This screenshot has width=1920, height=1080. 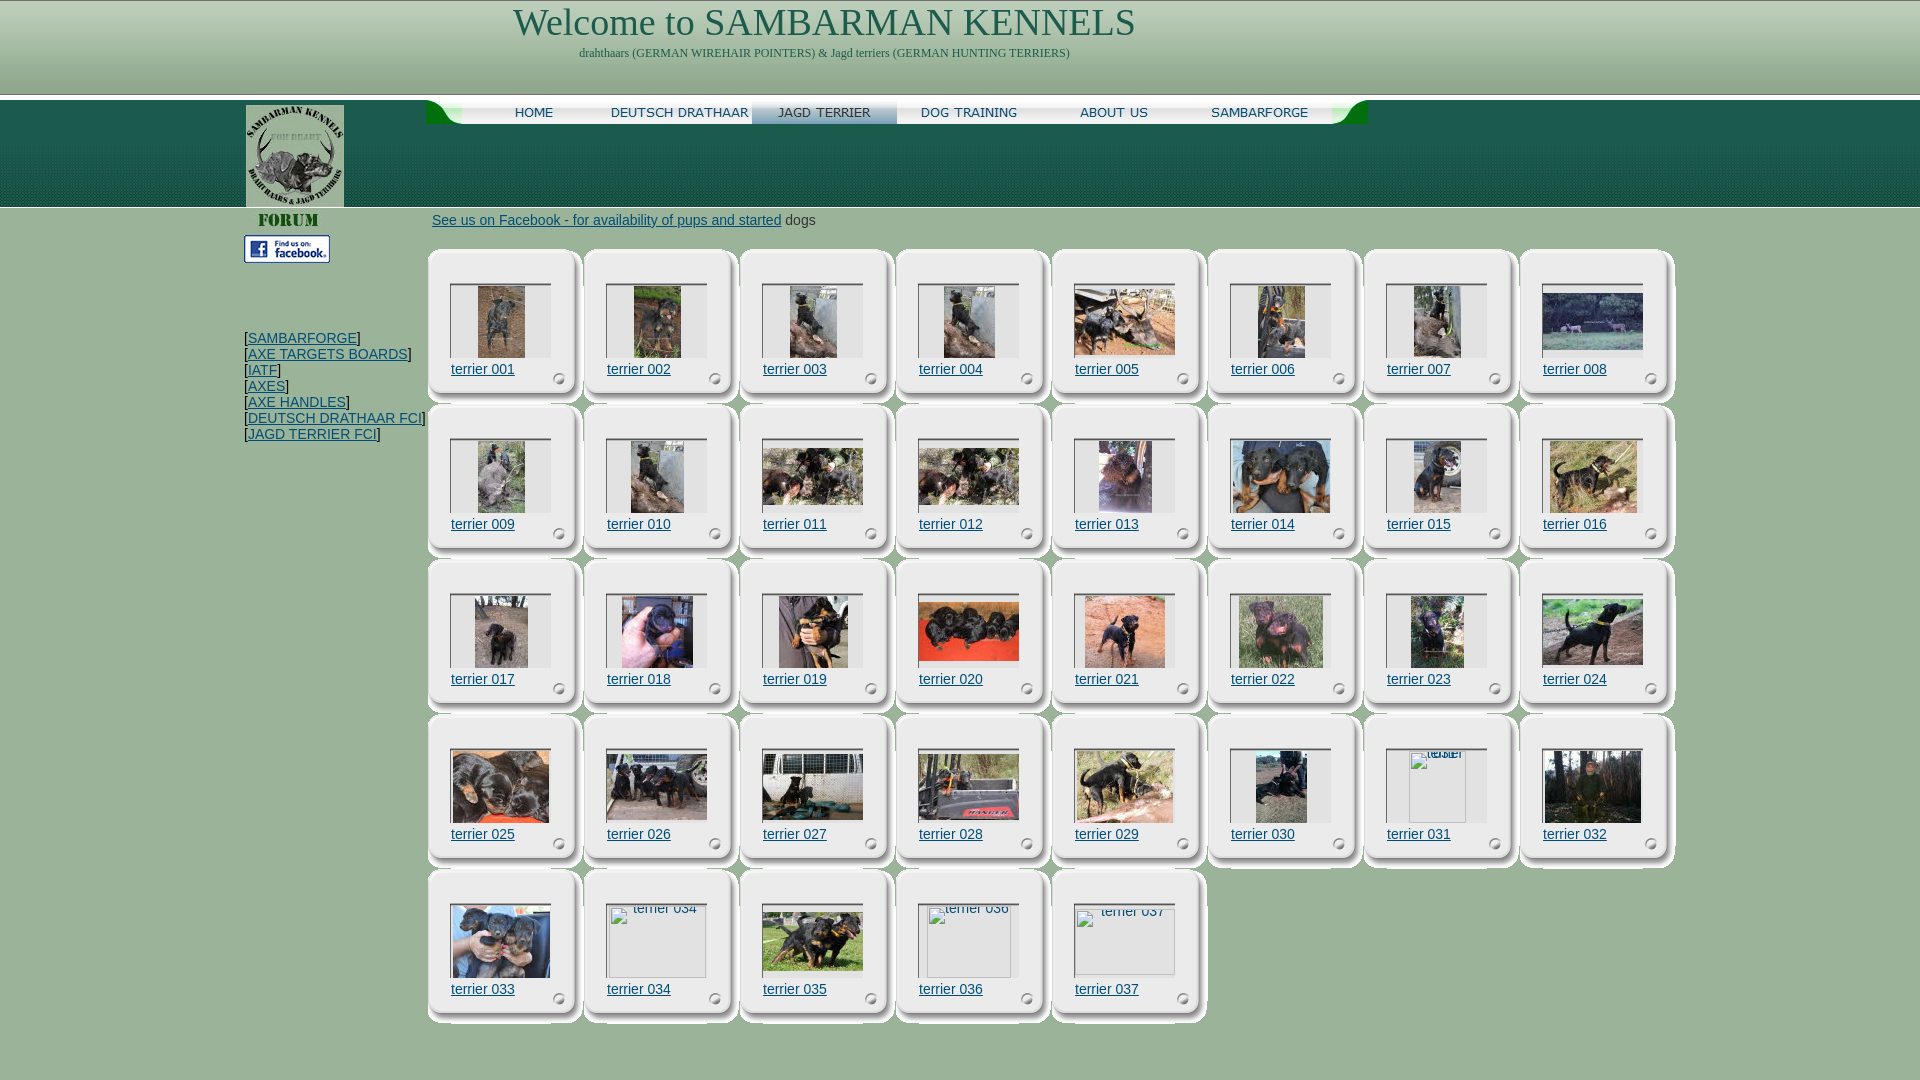 What do you see at coordinates (637, 523) in the screenshot?
I see `'terrier 010'` at bounding box center [637, 523].